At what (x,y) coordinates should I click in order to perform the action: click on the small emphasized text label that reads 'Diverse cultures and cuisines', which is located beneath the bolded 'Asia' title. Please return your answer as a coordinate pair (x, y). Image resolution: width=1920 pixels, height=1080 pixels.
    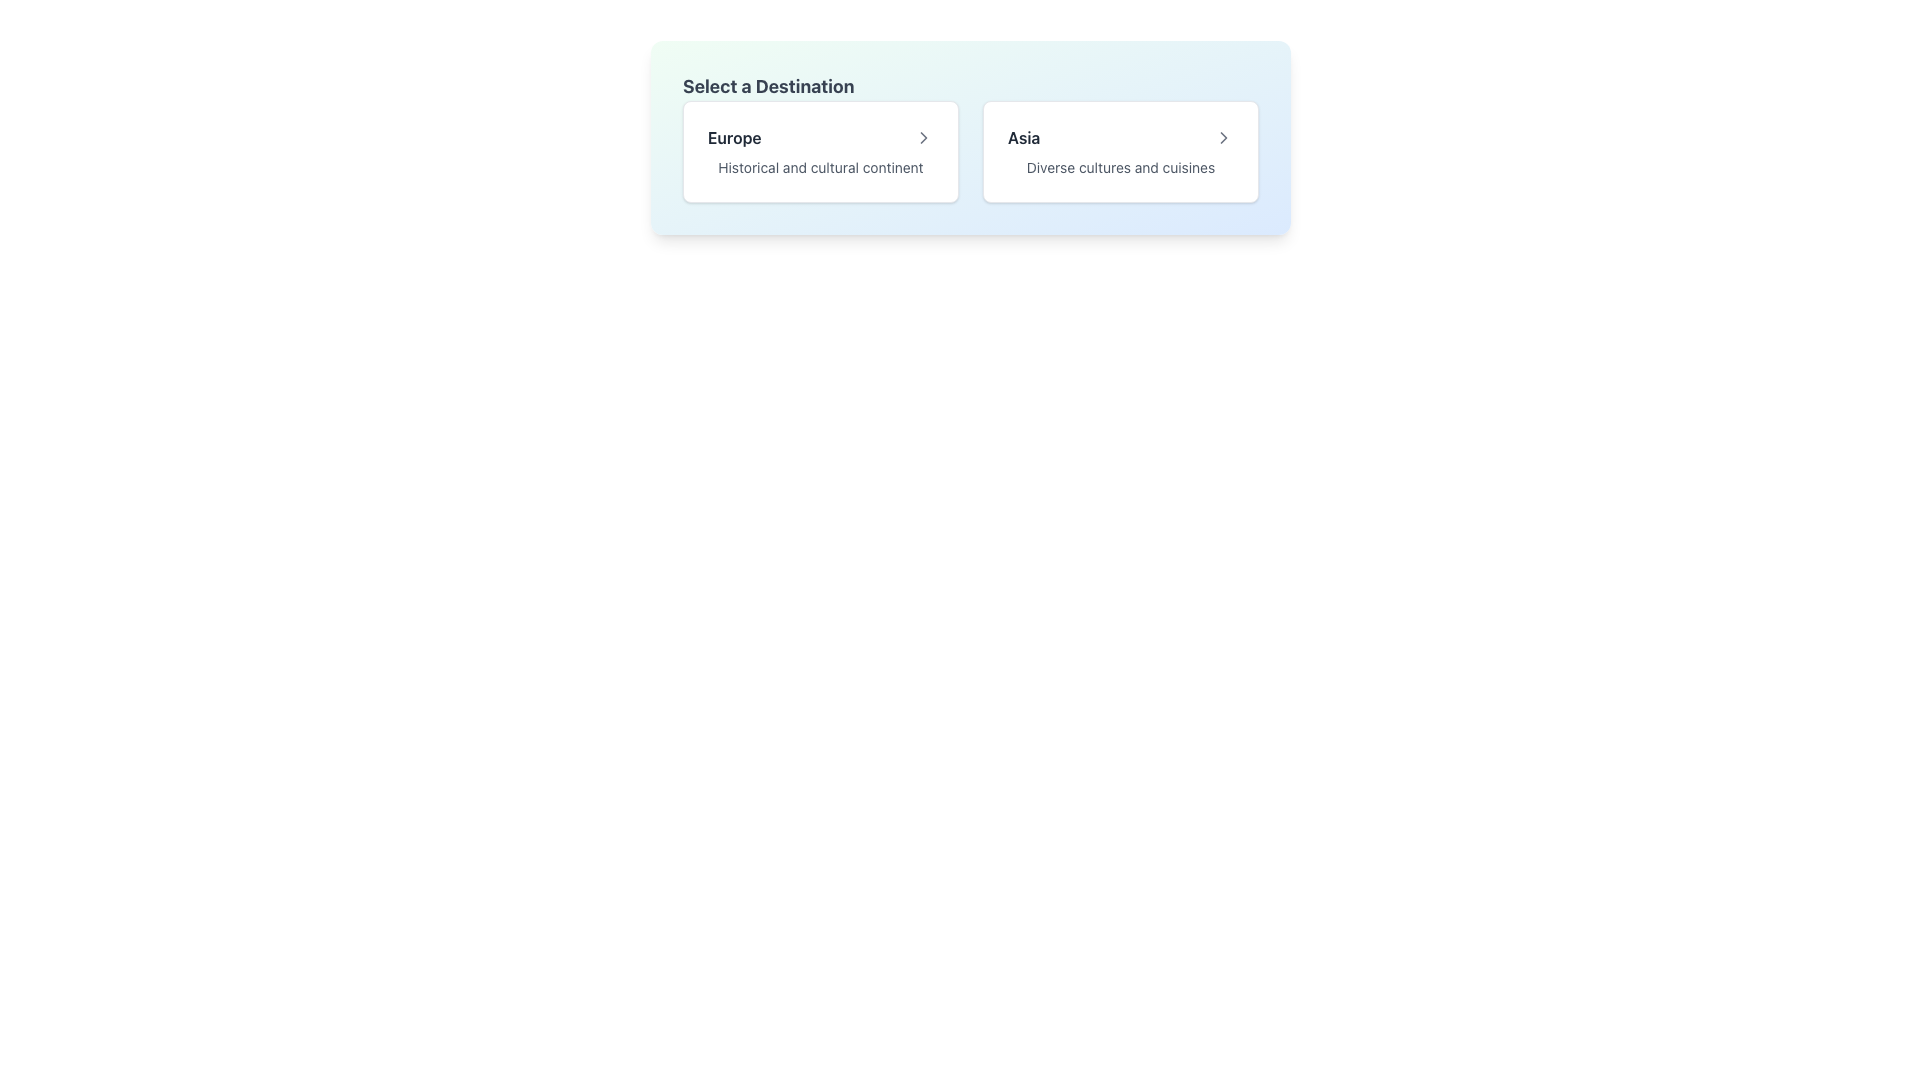
    Looking at the image, I should click on (1121, 167).